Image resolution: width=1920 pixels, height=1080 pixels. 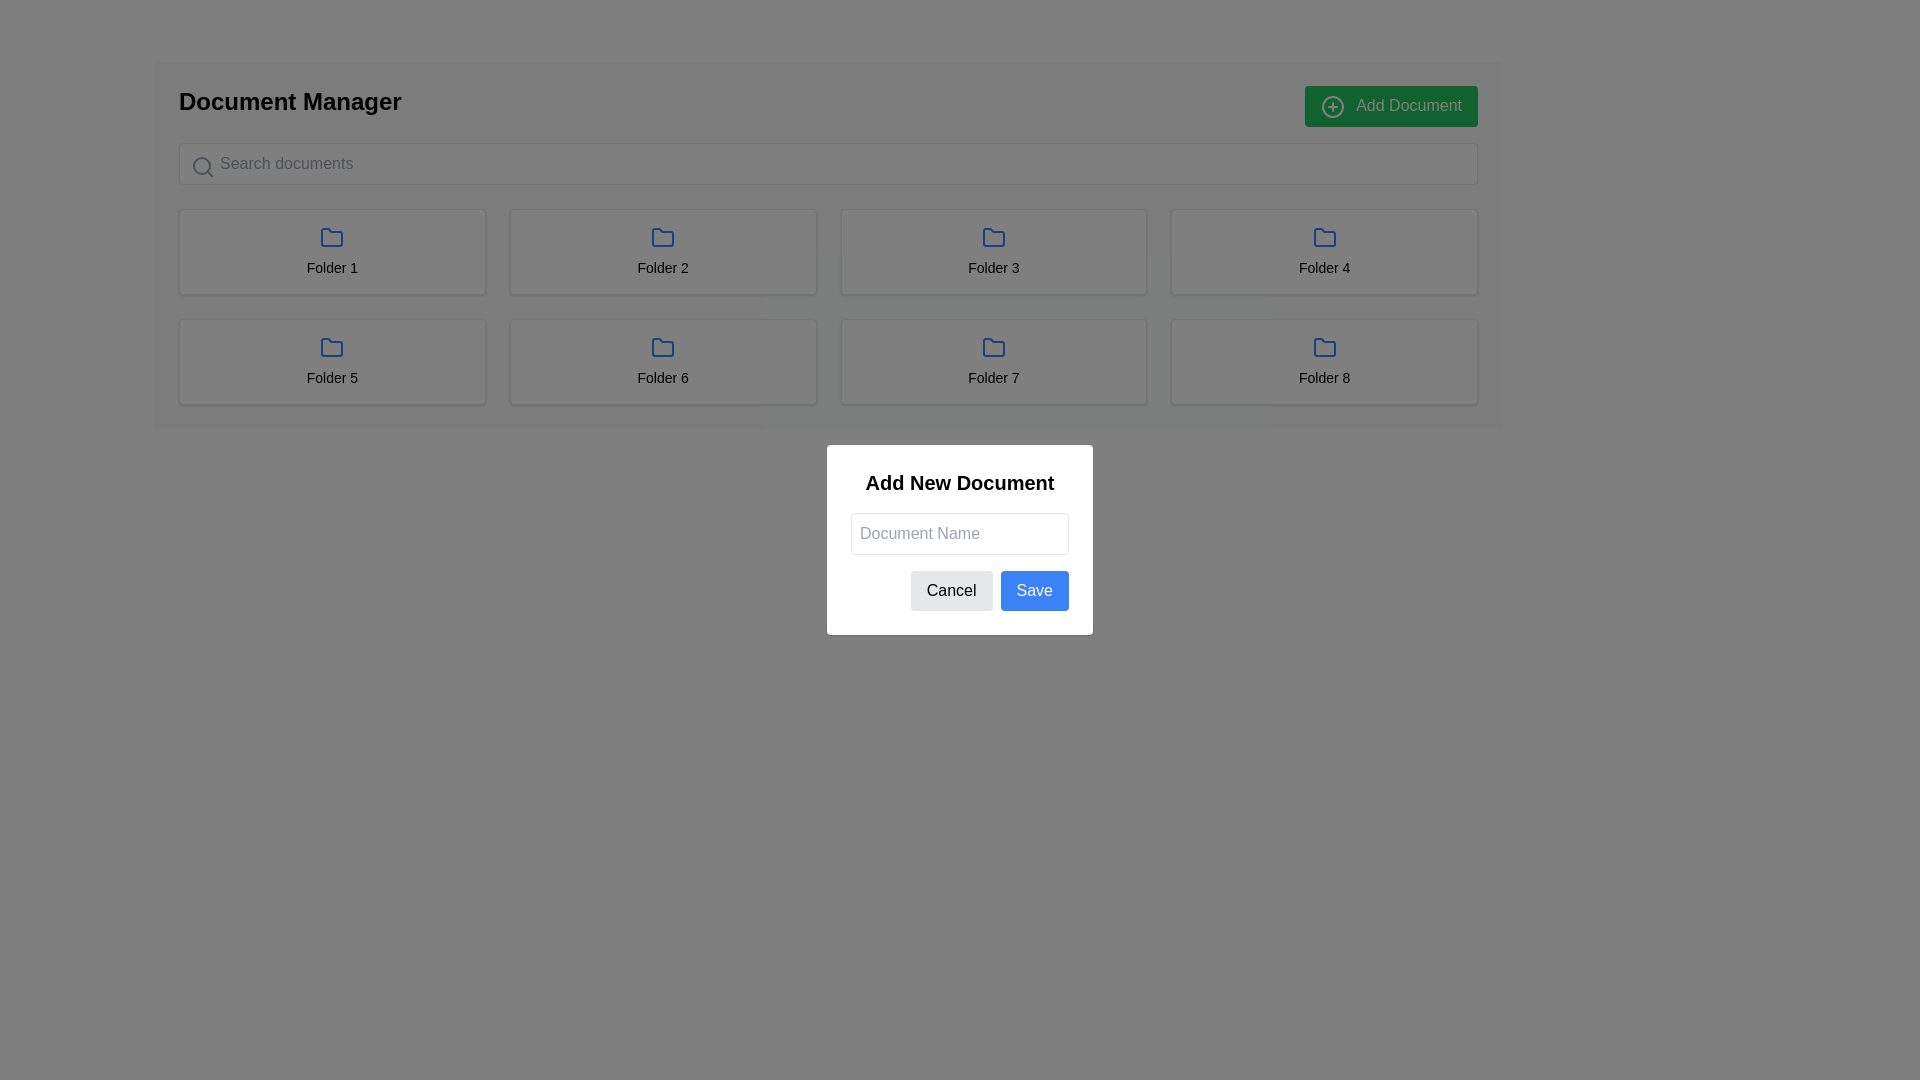 I want to click on the interior shape of the folder icon located in the first row and first column of the folder layout, within 'Folder 1', so click(x=332, y=236).